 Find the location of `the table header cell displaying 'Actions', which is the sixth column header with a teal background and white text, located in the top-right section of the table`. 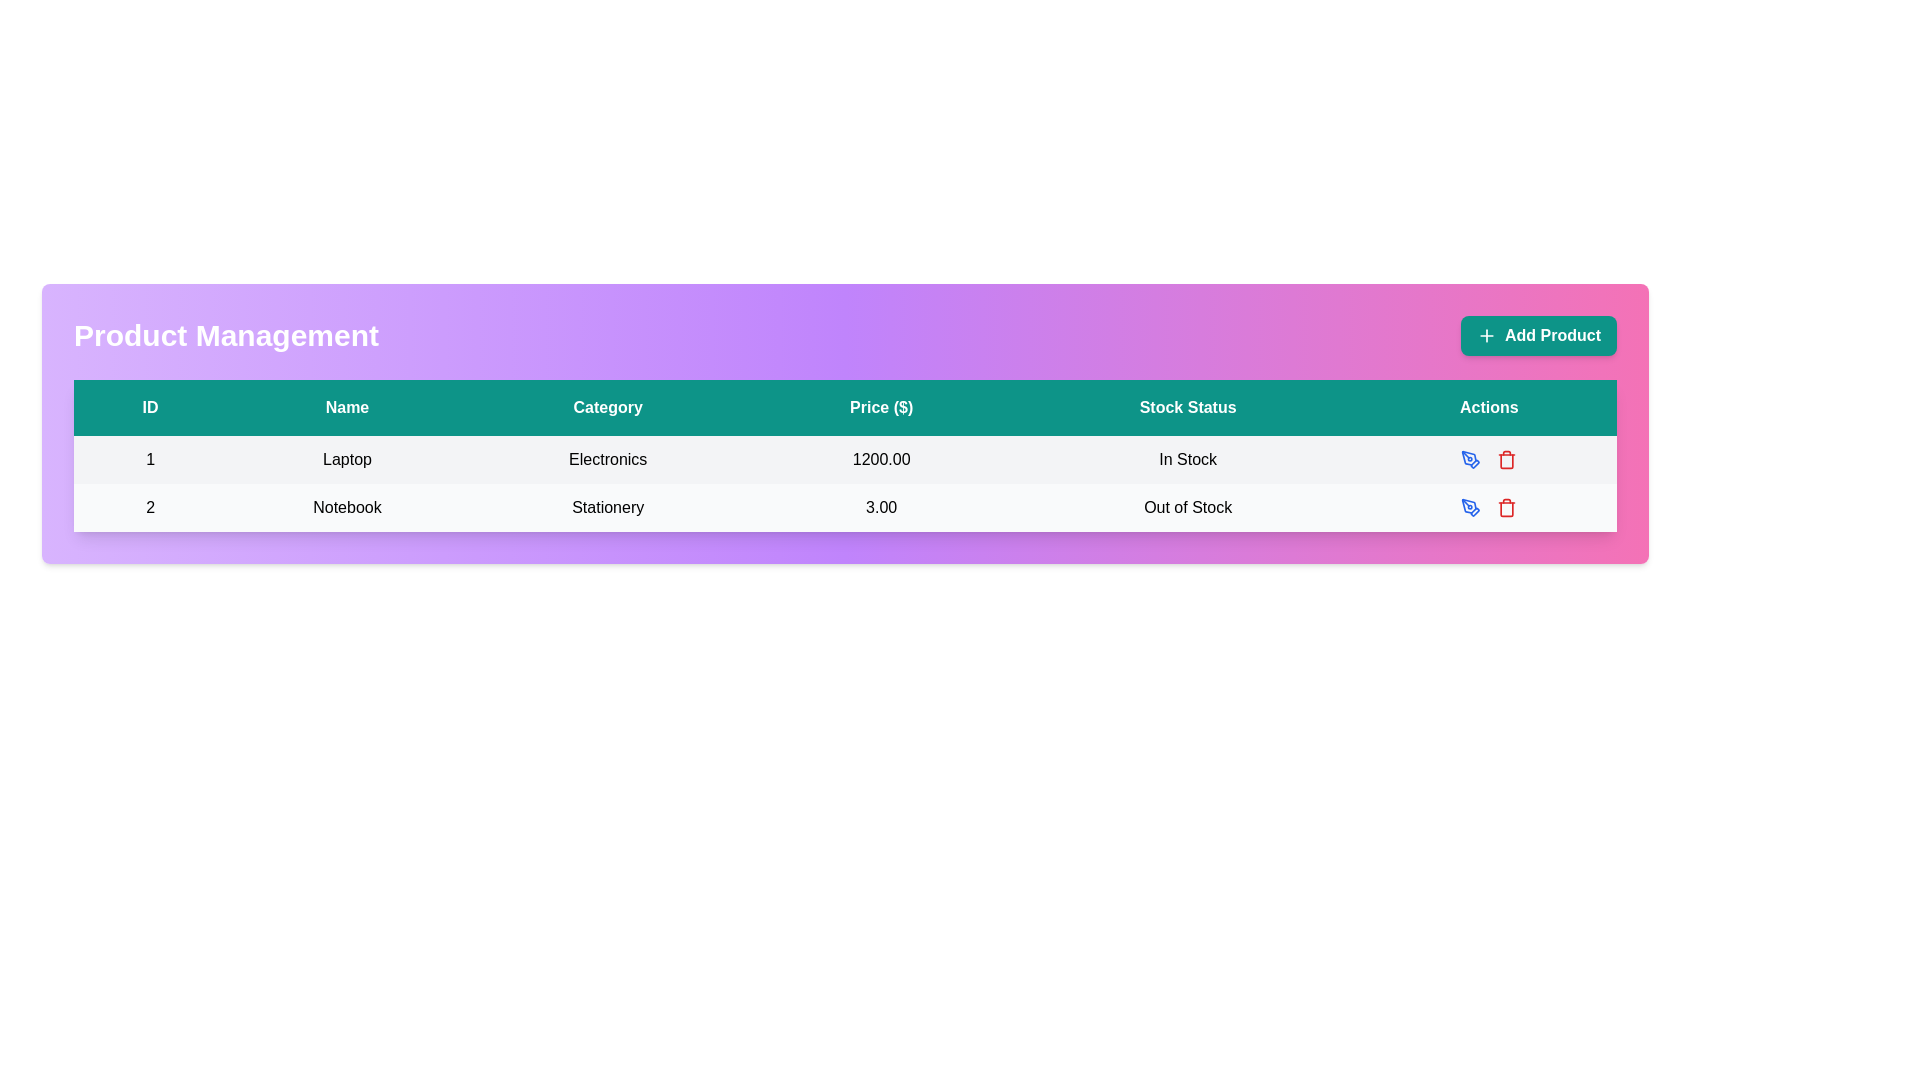

the table header cell displaying 'Actions', which is the sixth column header with a teal background and white text, located in the top-right section of the table is located at coordinates (1489, 407).